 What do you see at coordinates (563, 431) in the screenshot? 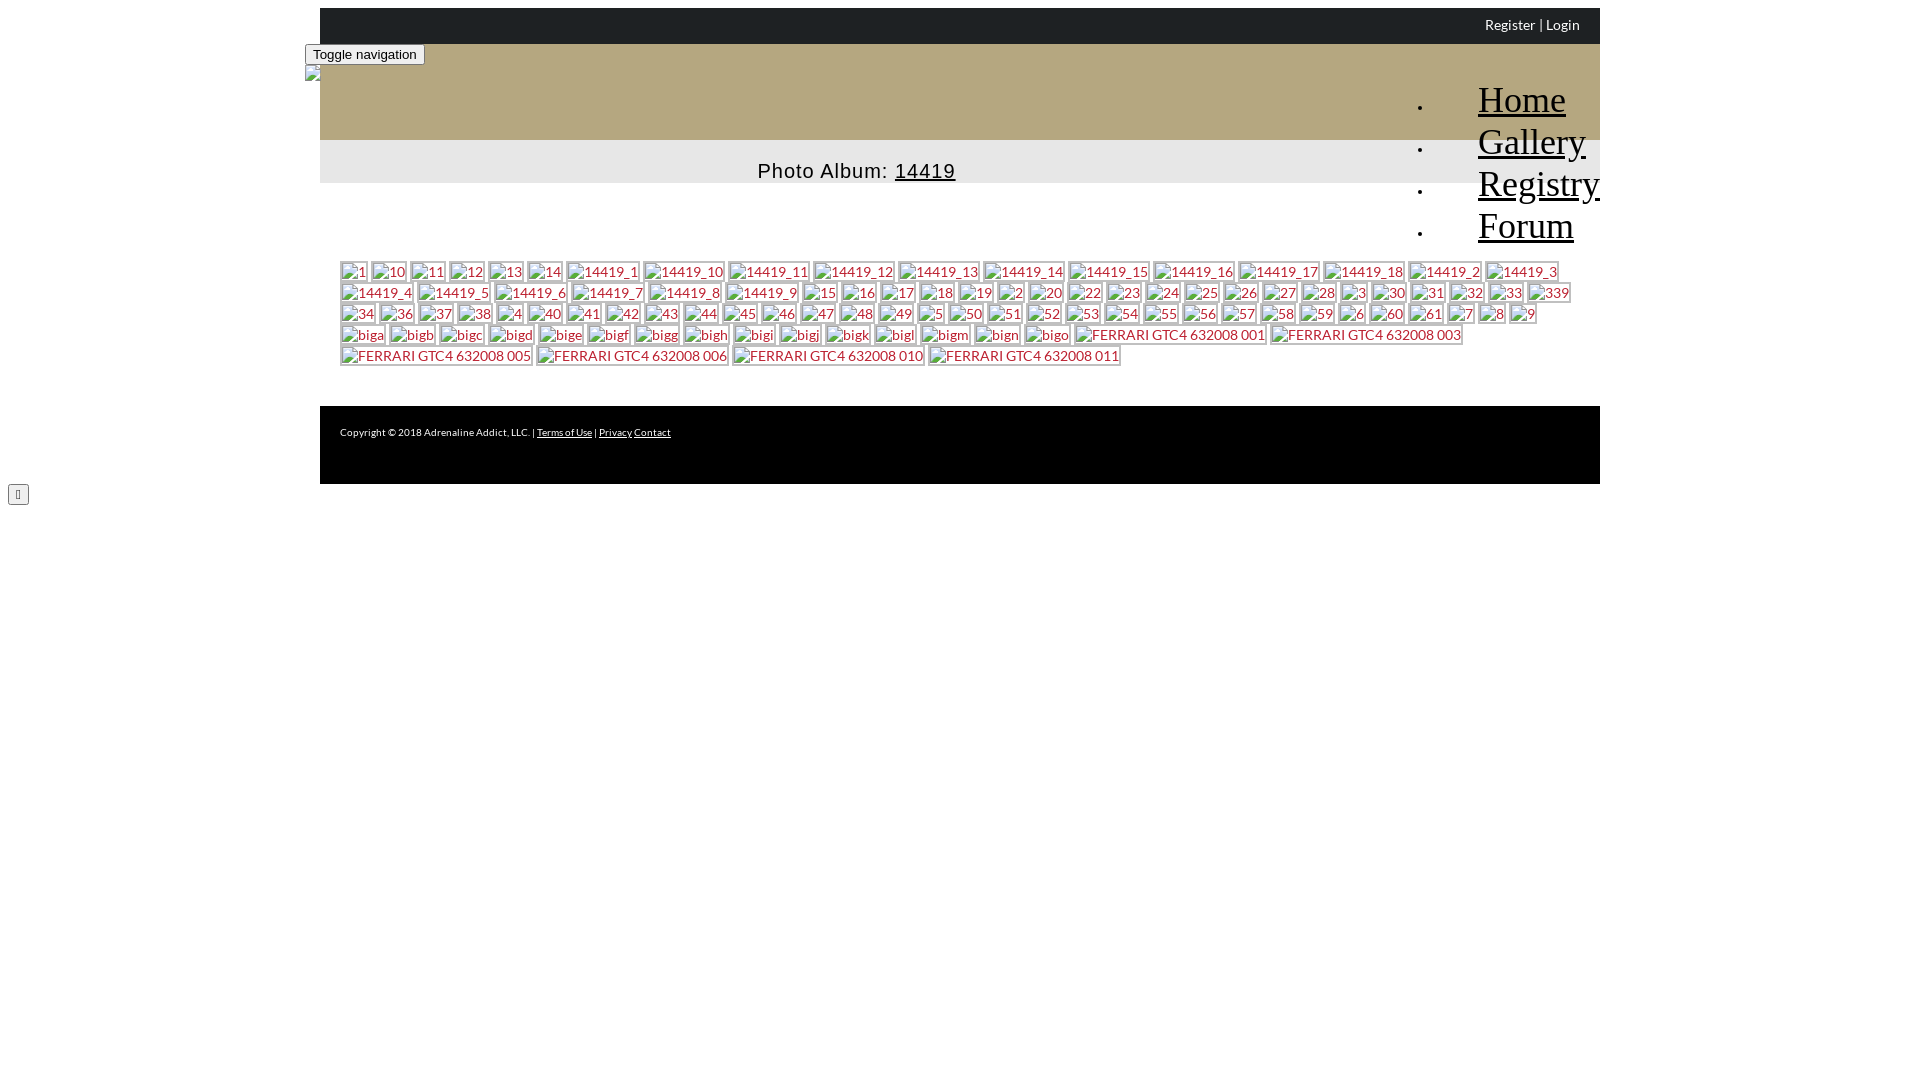
I see `'Terms of Use'` at bounding box center [563, 431].